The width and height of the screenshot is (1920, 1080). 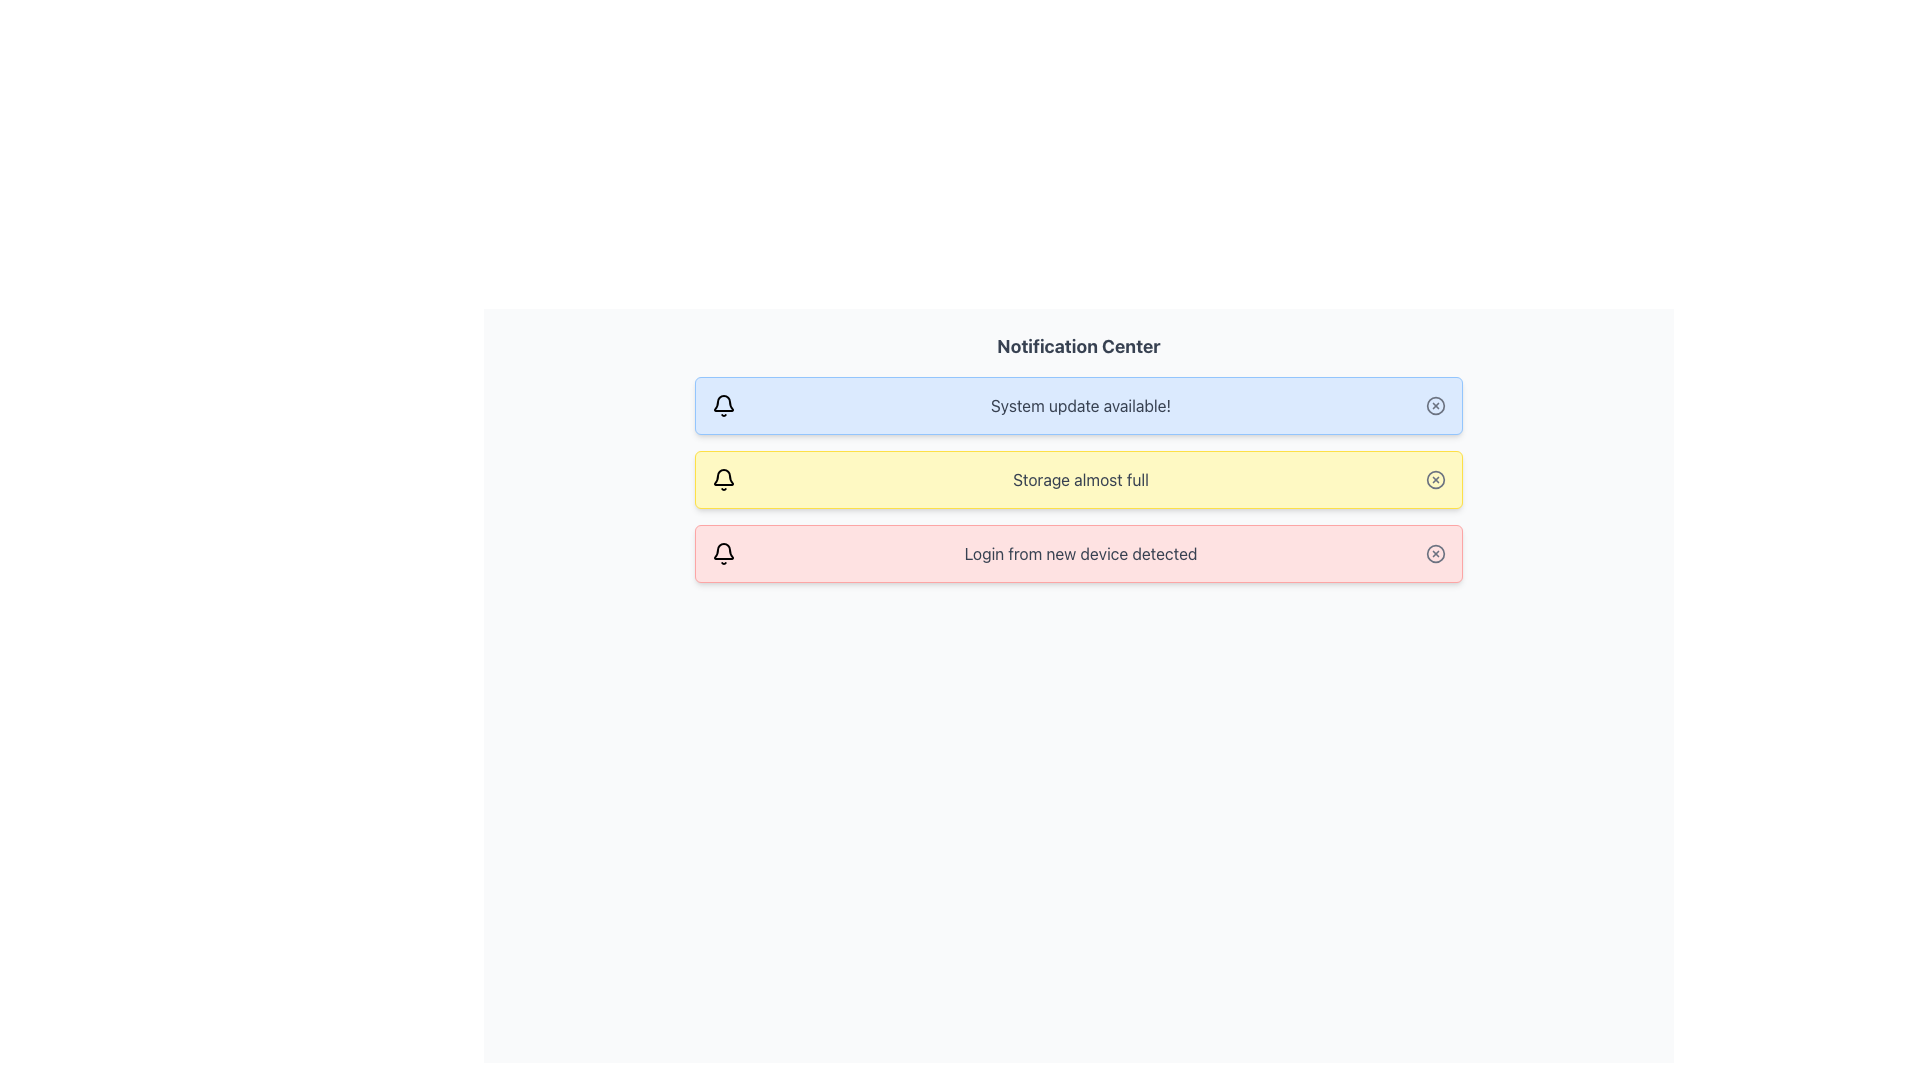 What do you see at coordinates (723, 554) in the screenshot?
I see `the bell icon representing notifications, located within the red notification card that contains the text 'Login from new device detected'` at bounding box center [723, 554].